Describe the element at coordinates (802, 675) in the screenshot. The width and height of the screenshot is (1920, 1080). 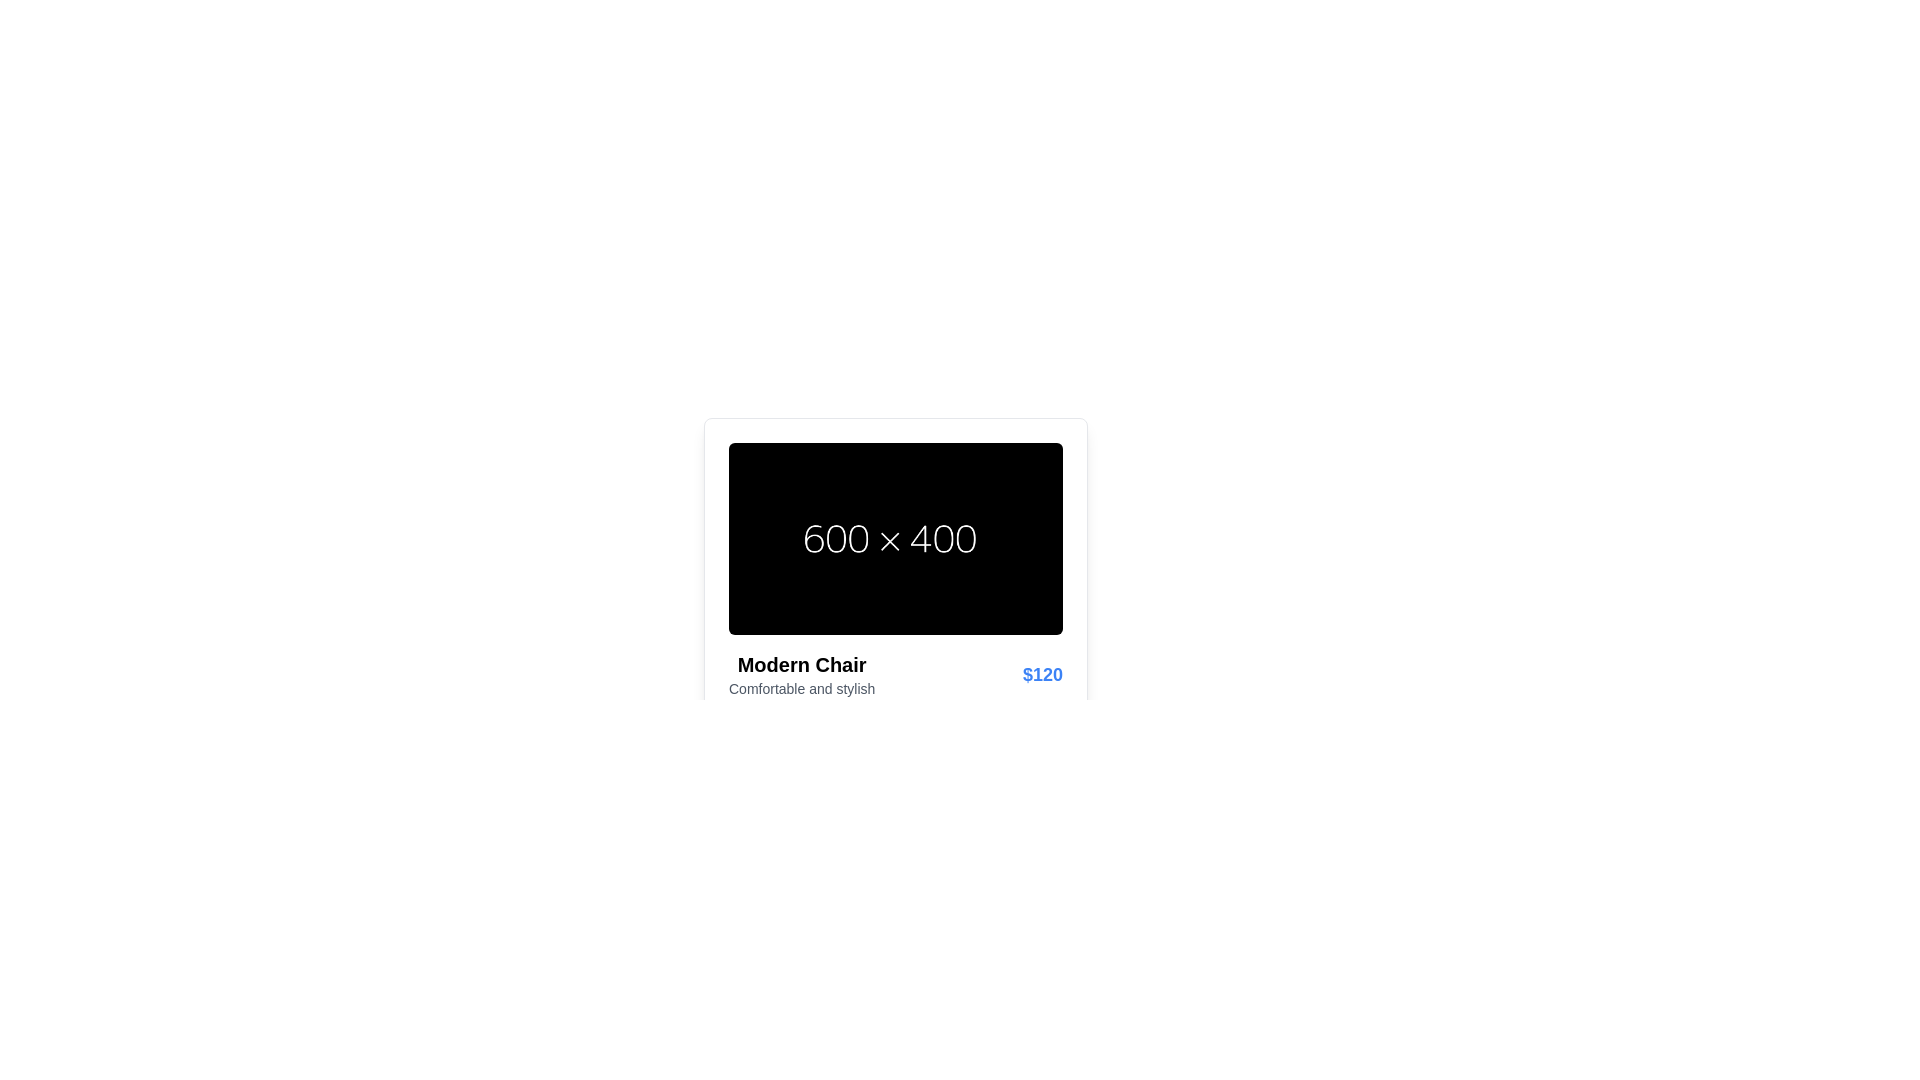
I see `the text block displaying the name and description of the product, located below the image labeled '600 × 400' and to the left of the text '$120.'` at that location.